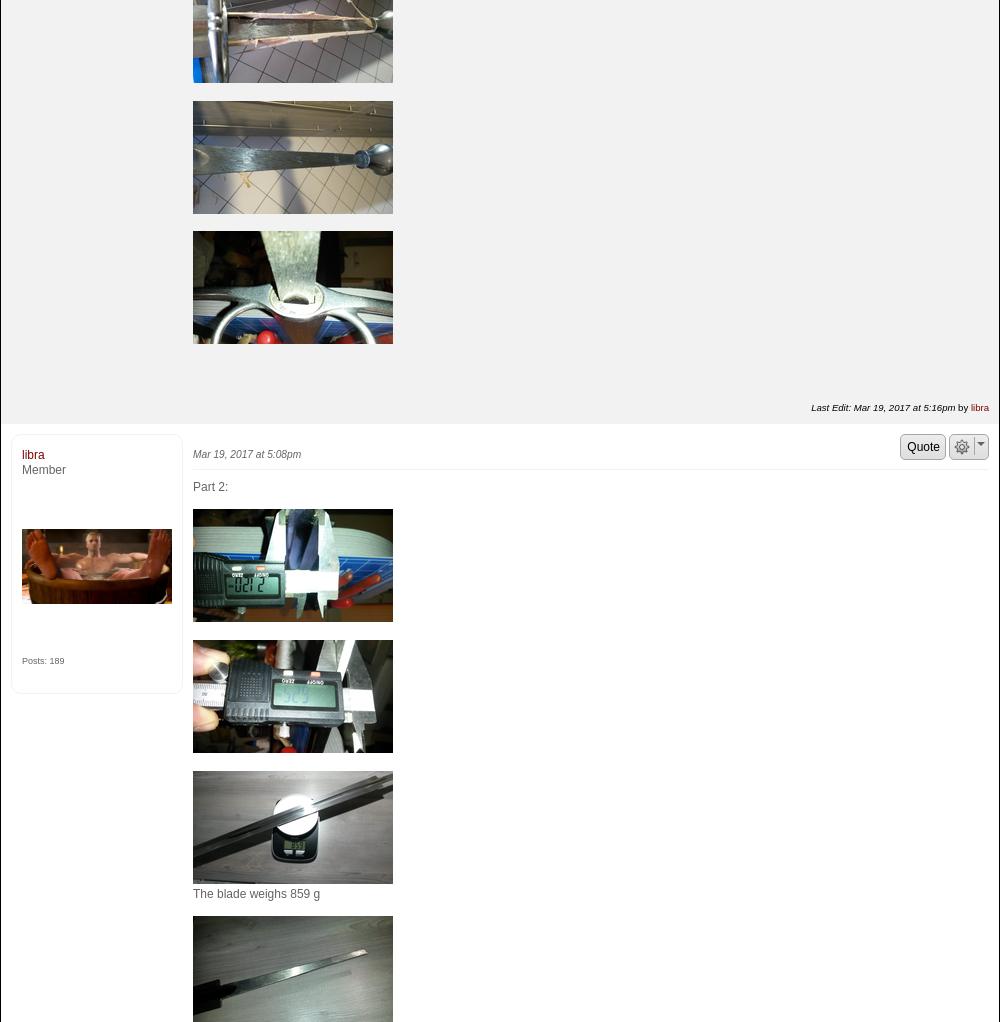  What do you see at coordinates (192, 486) in the screenshot?
I see `'Part 2:'` at bounding box center [192, 486].